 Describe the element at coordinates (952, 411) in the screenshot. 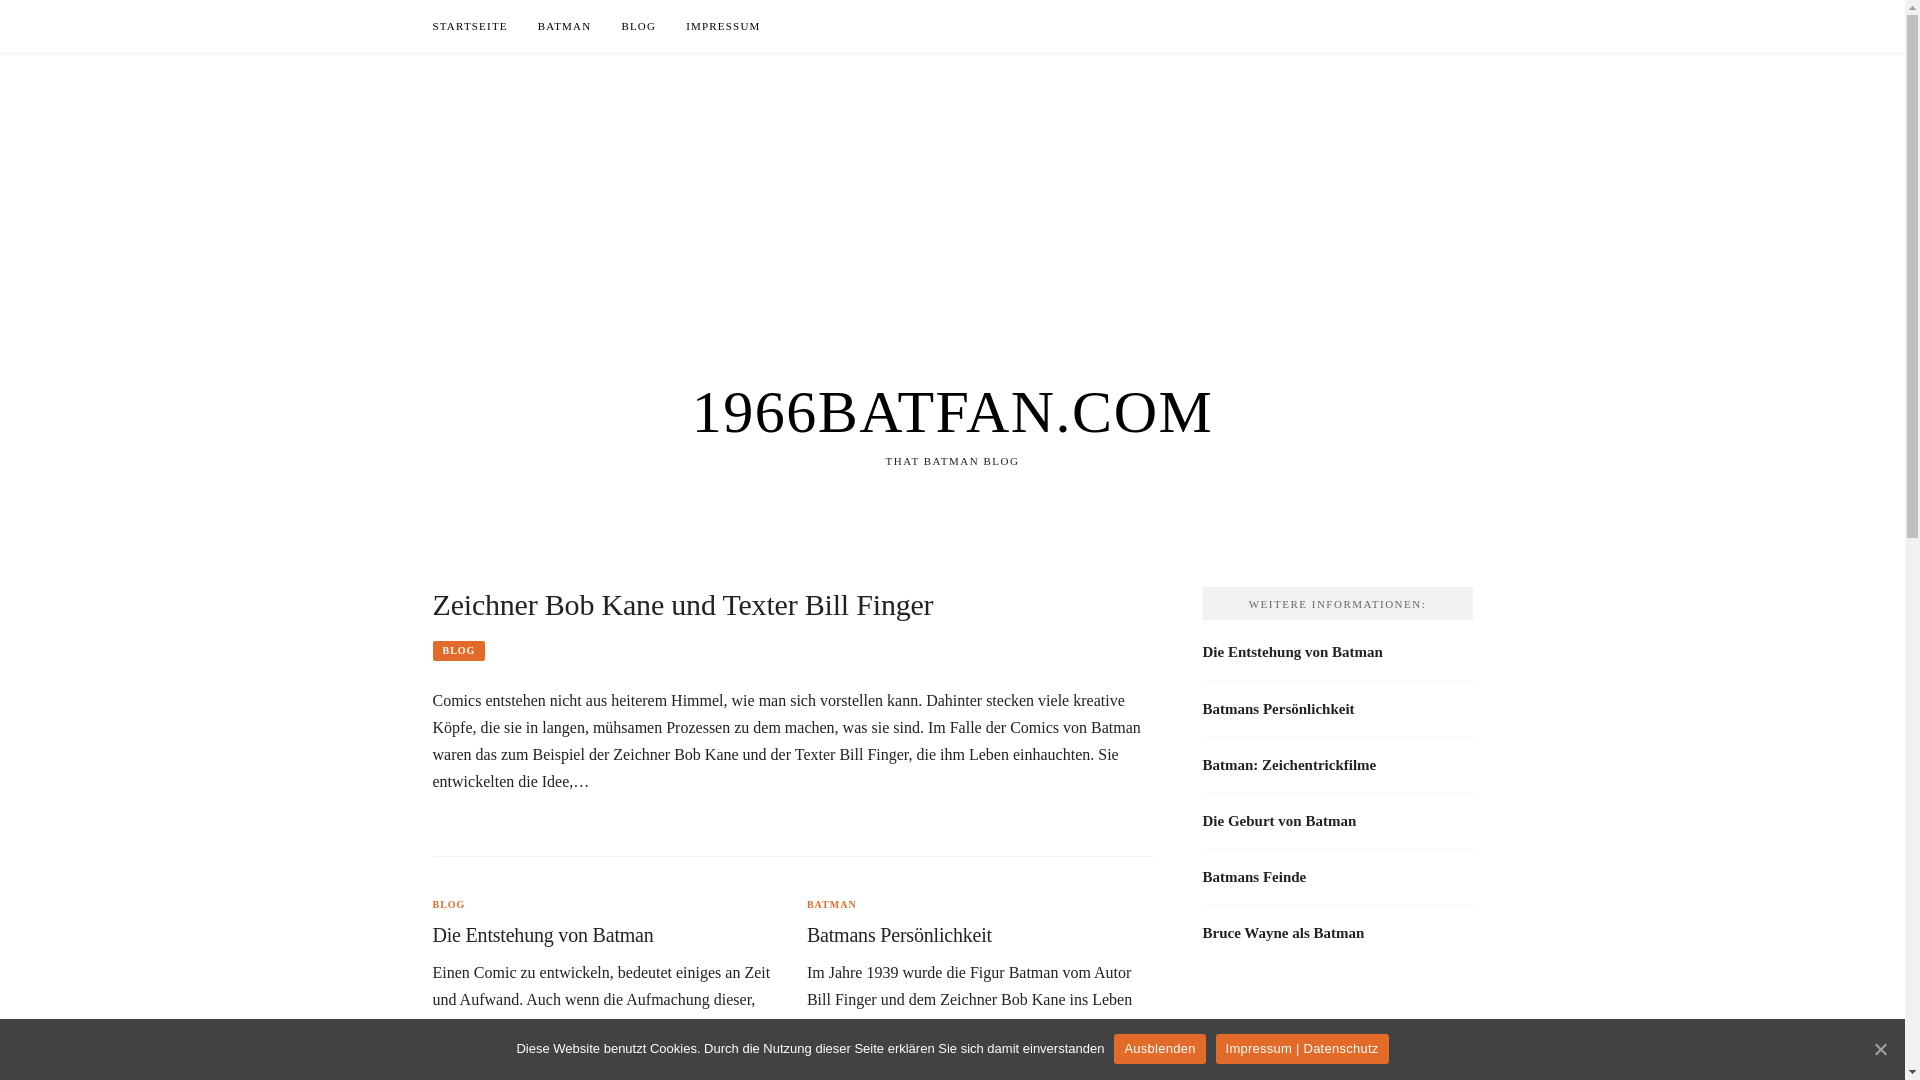

I see `'1966BATFAN.COM'` at that location.